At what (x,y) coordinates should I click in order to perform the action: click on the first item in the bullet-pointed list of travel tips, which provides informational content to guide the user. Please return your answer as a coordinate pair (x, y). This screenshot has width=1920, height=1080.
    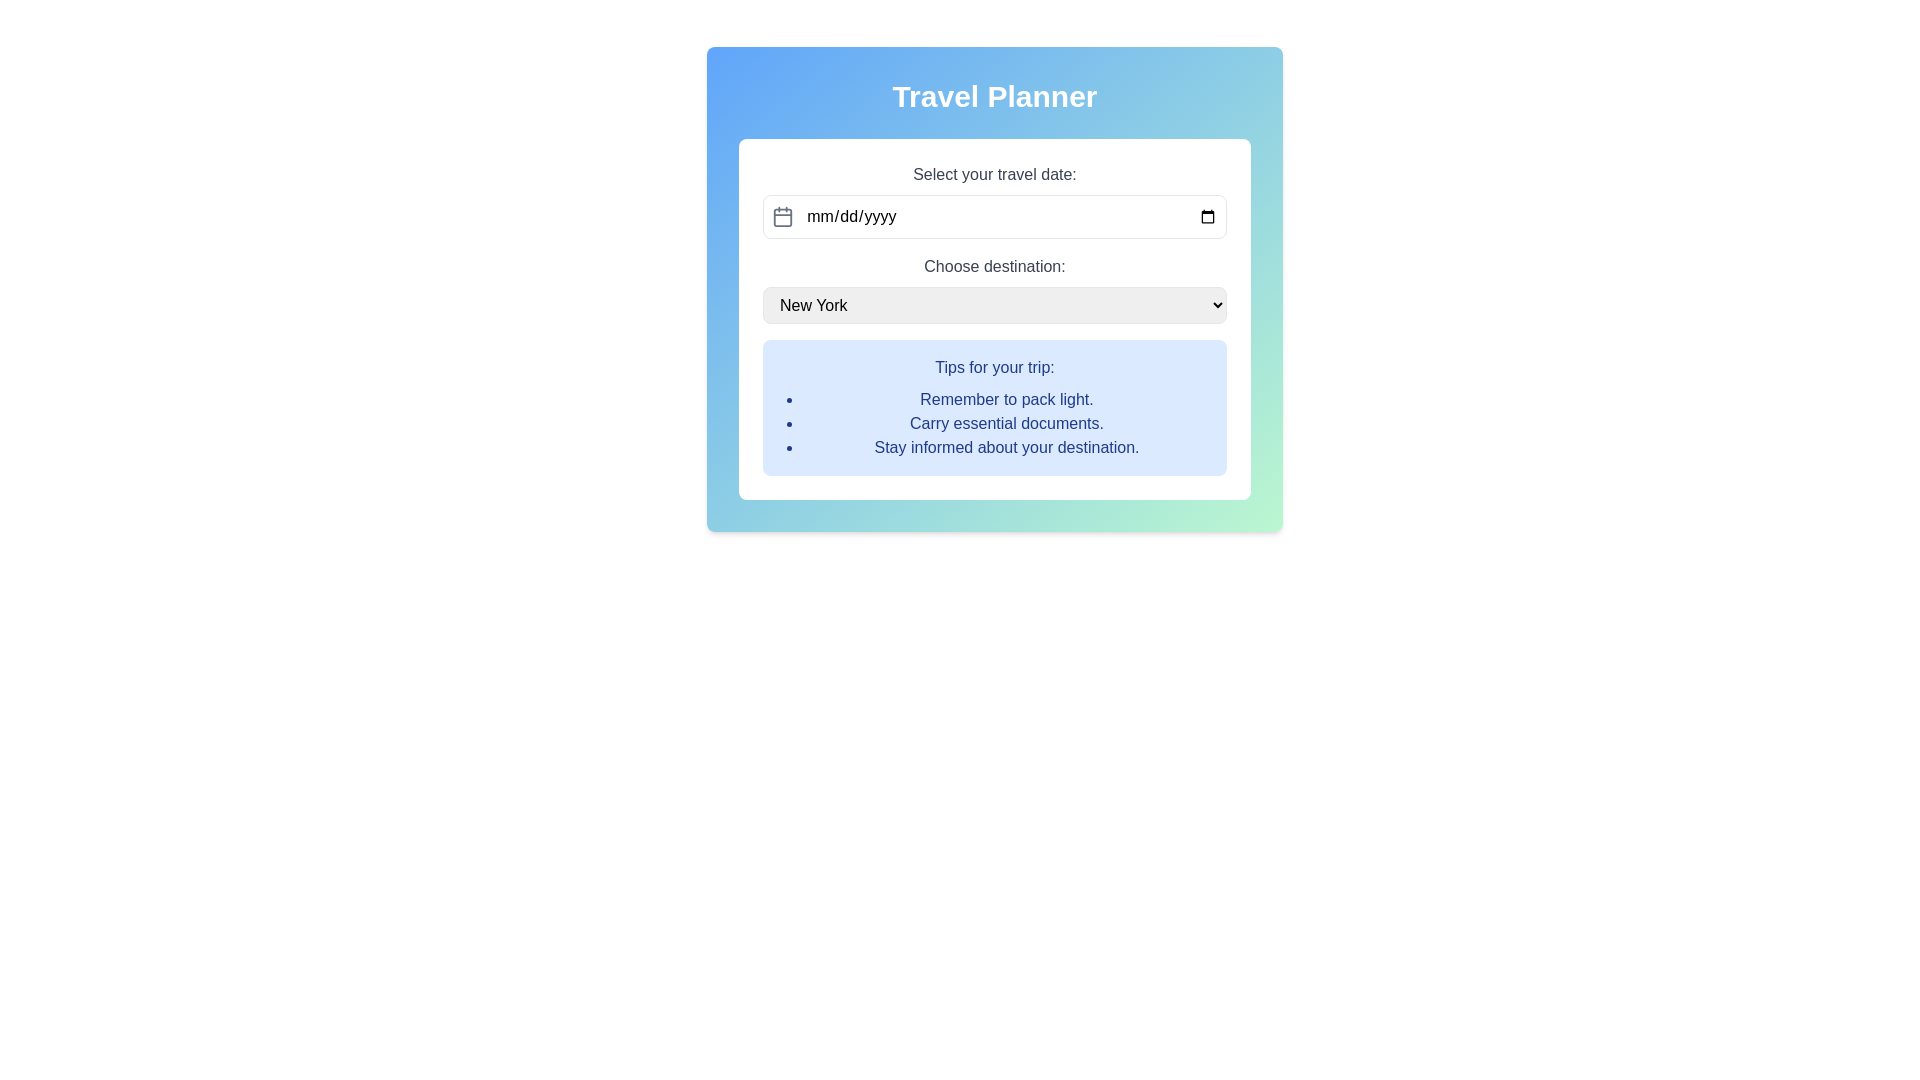
    Looking at the image, I should click on (1007, 400).